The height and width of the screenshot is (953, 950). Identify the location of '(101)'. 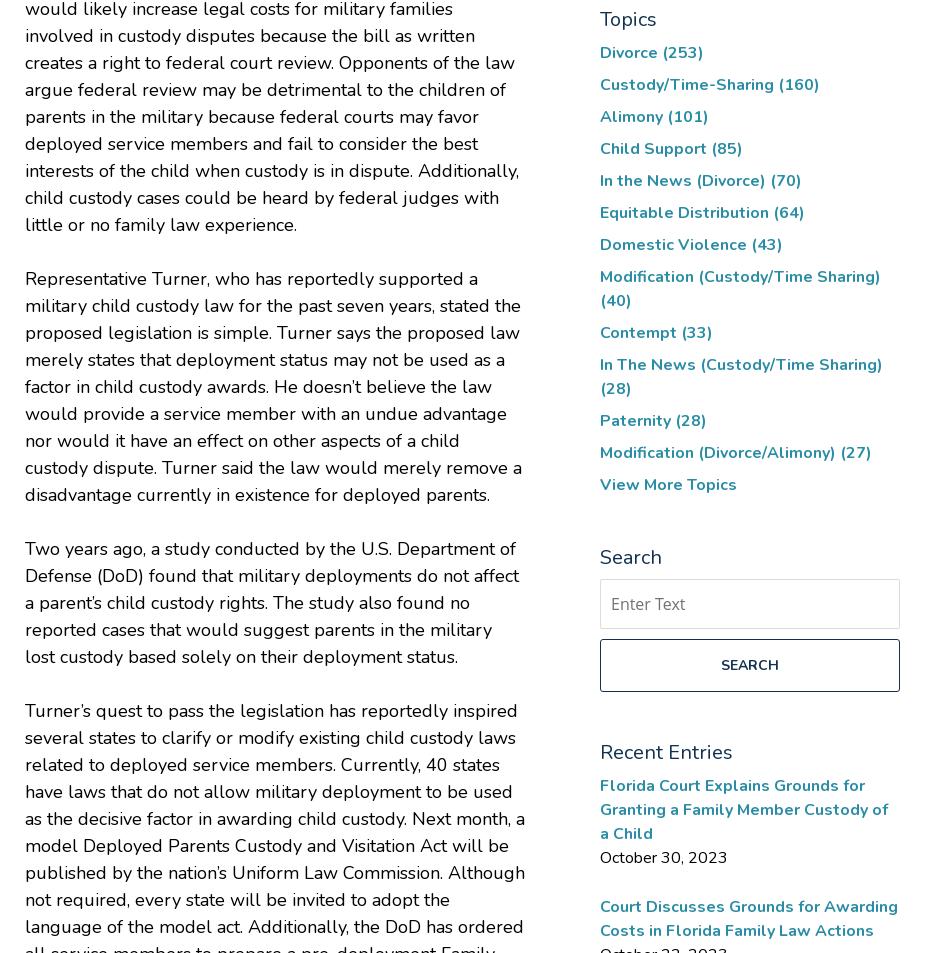
(687, 114).